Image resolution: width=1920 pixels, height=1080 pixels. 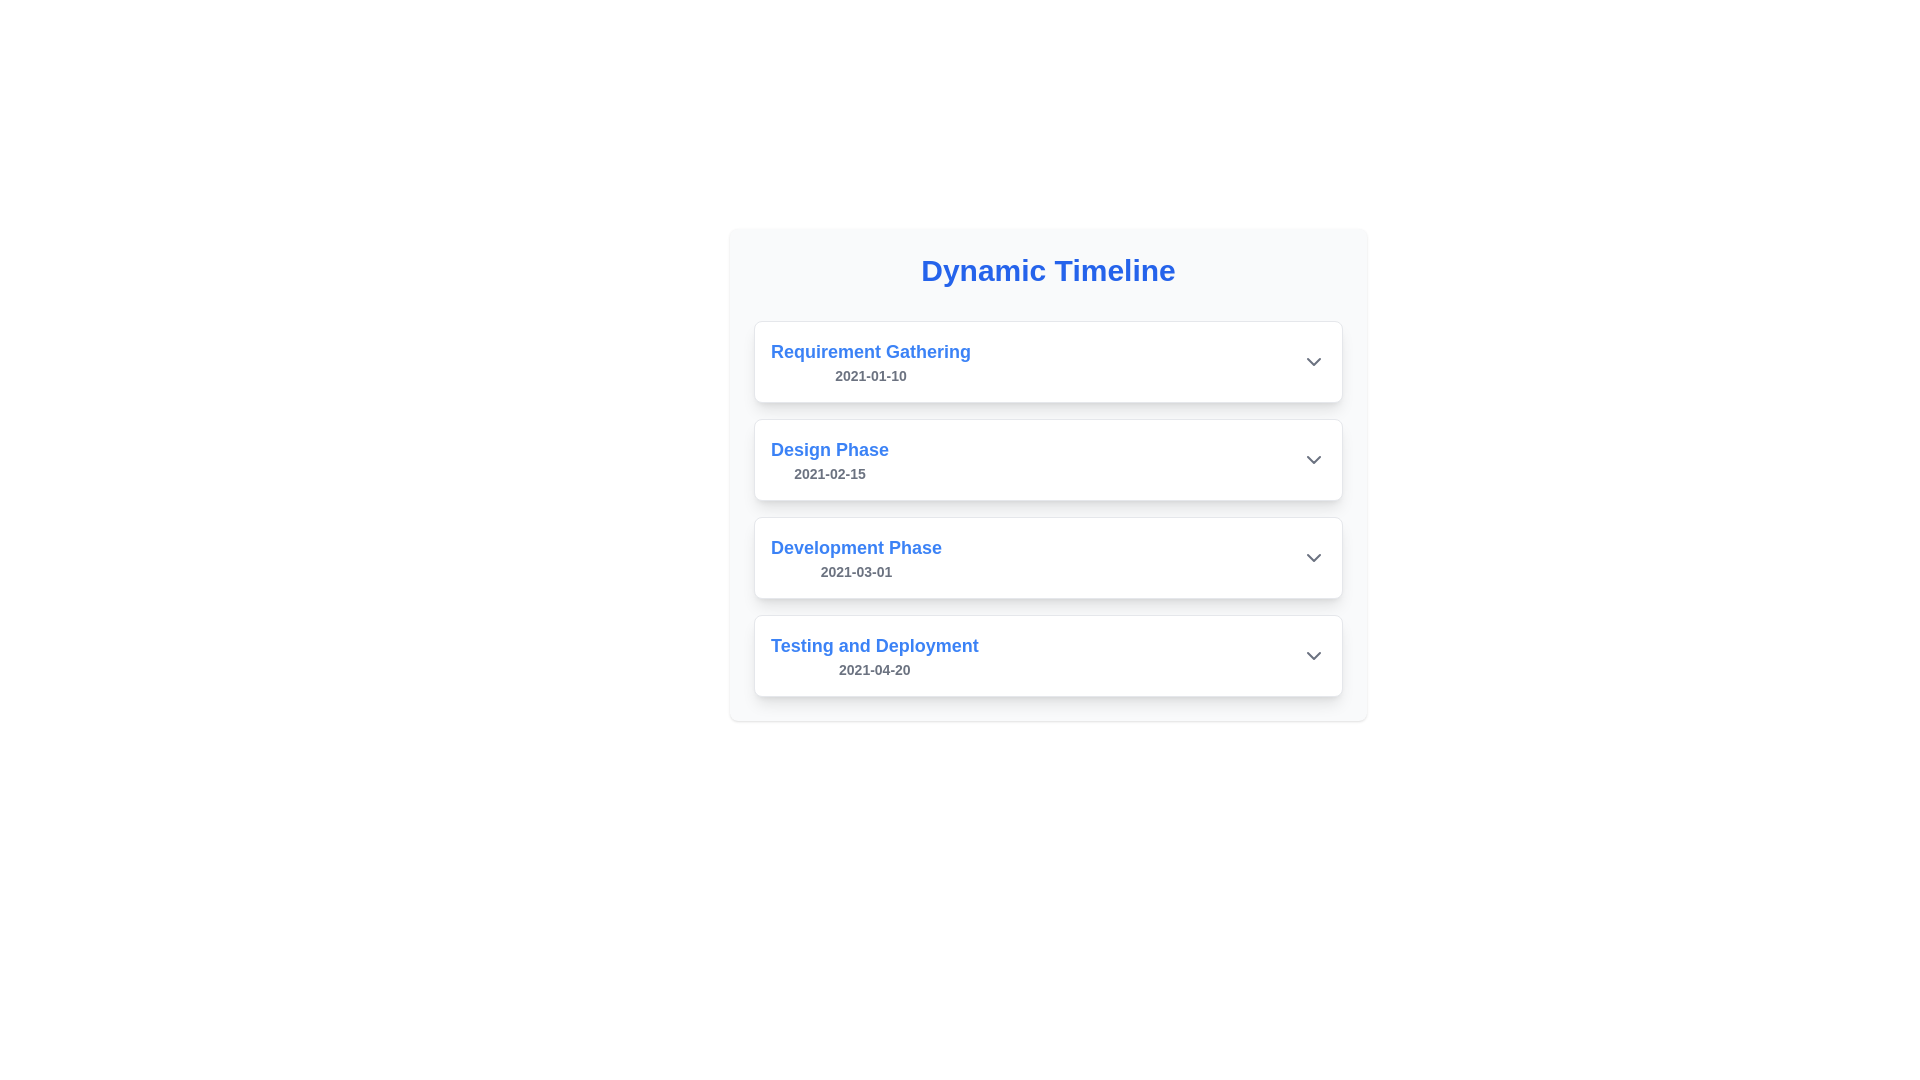 What do you see at coordinates (874, 645) in the screenshot?
I see `the non-interactive text label reading 'Testing and Deployment', which is styled in a large blue font and serves as the title of the last section in the vertical timeline labeled 'Dynamic Timeline'` at bounding box center [874, 645].